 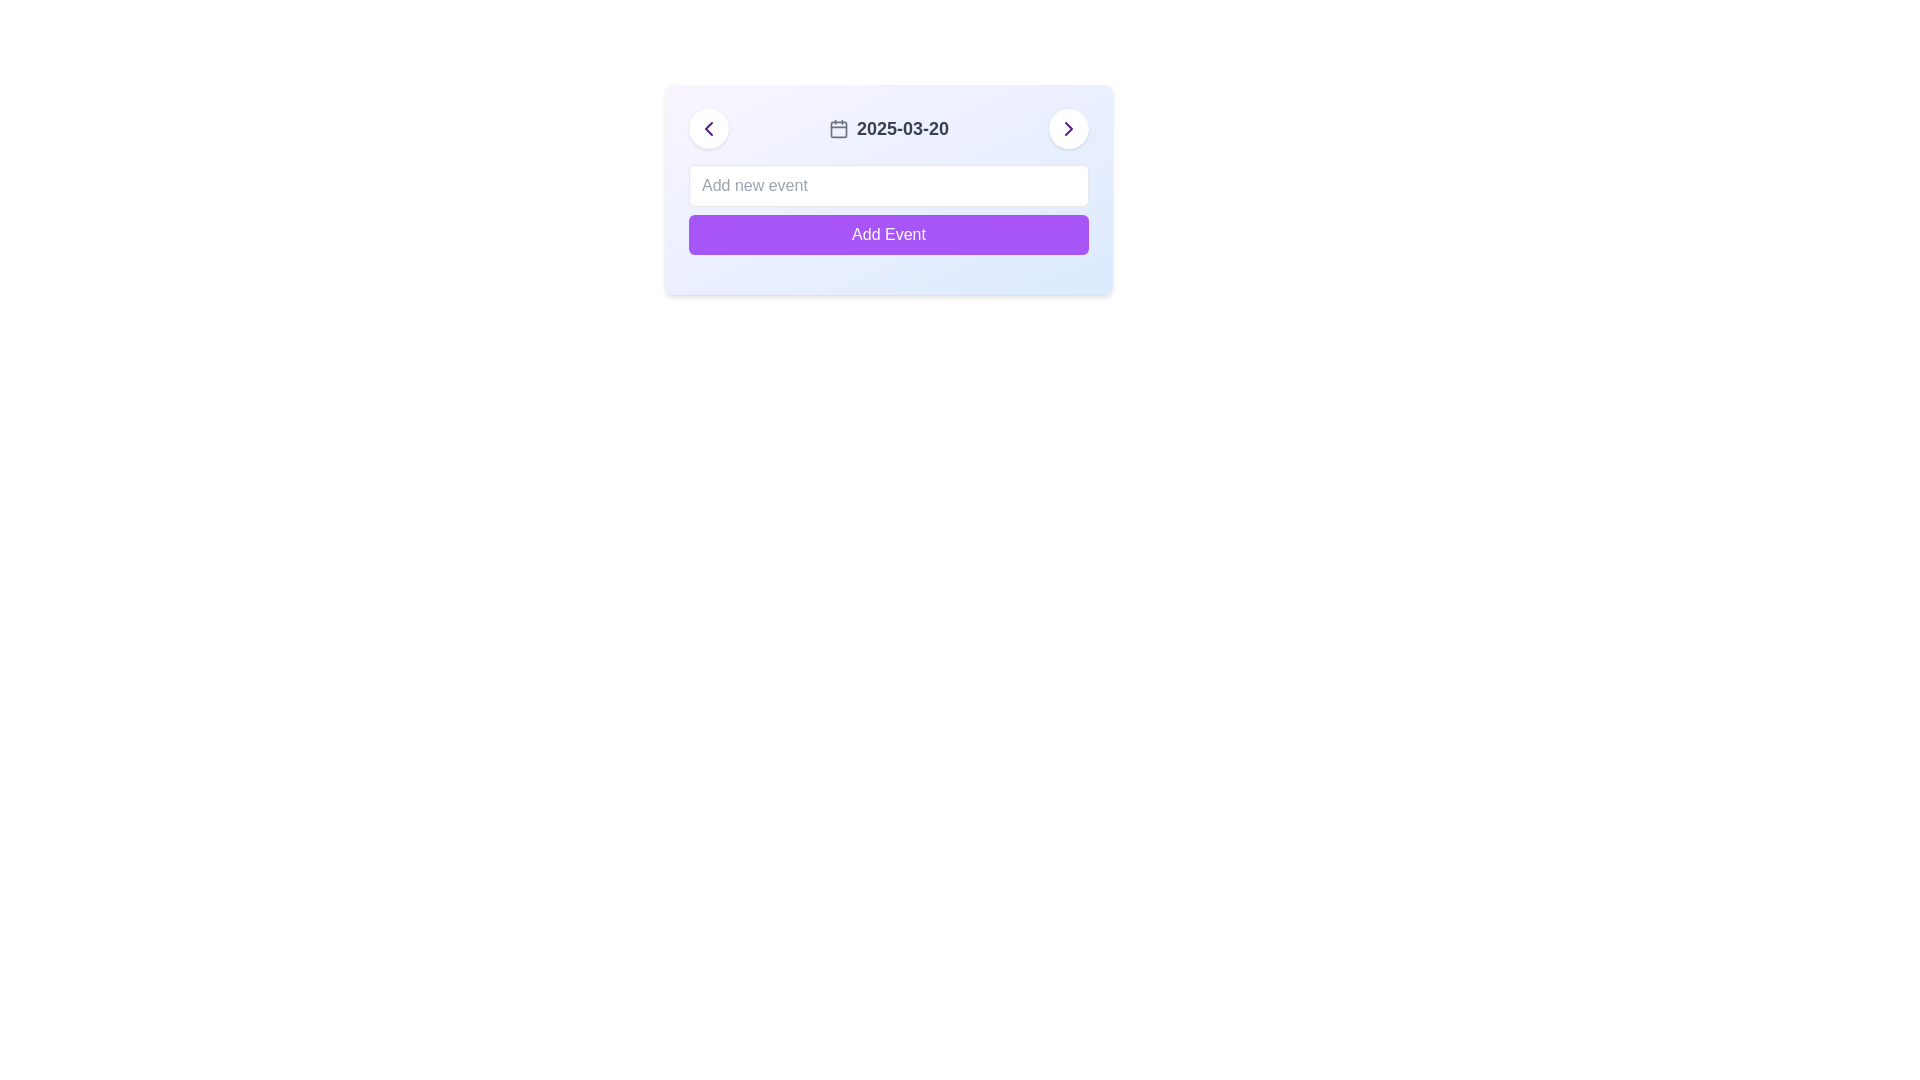 I want to click on the text label displaying the date '2025-03-20', which is styled in bold gray and is located centrally in the interface, immediately following a calendar icon, so click(x=901, y=128).